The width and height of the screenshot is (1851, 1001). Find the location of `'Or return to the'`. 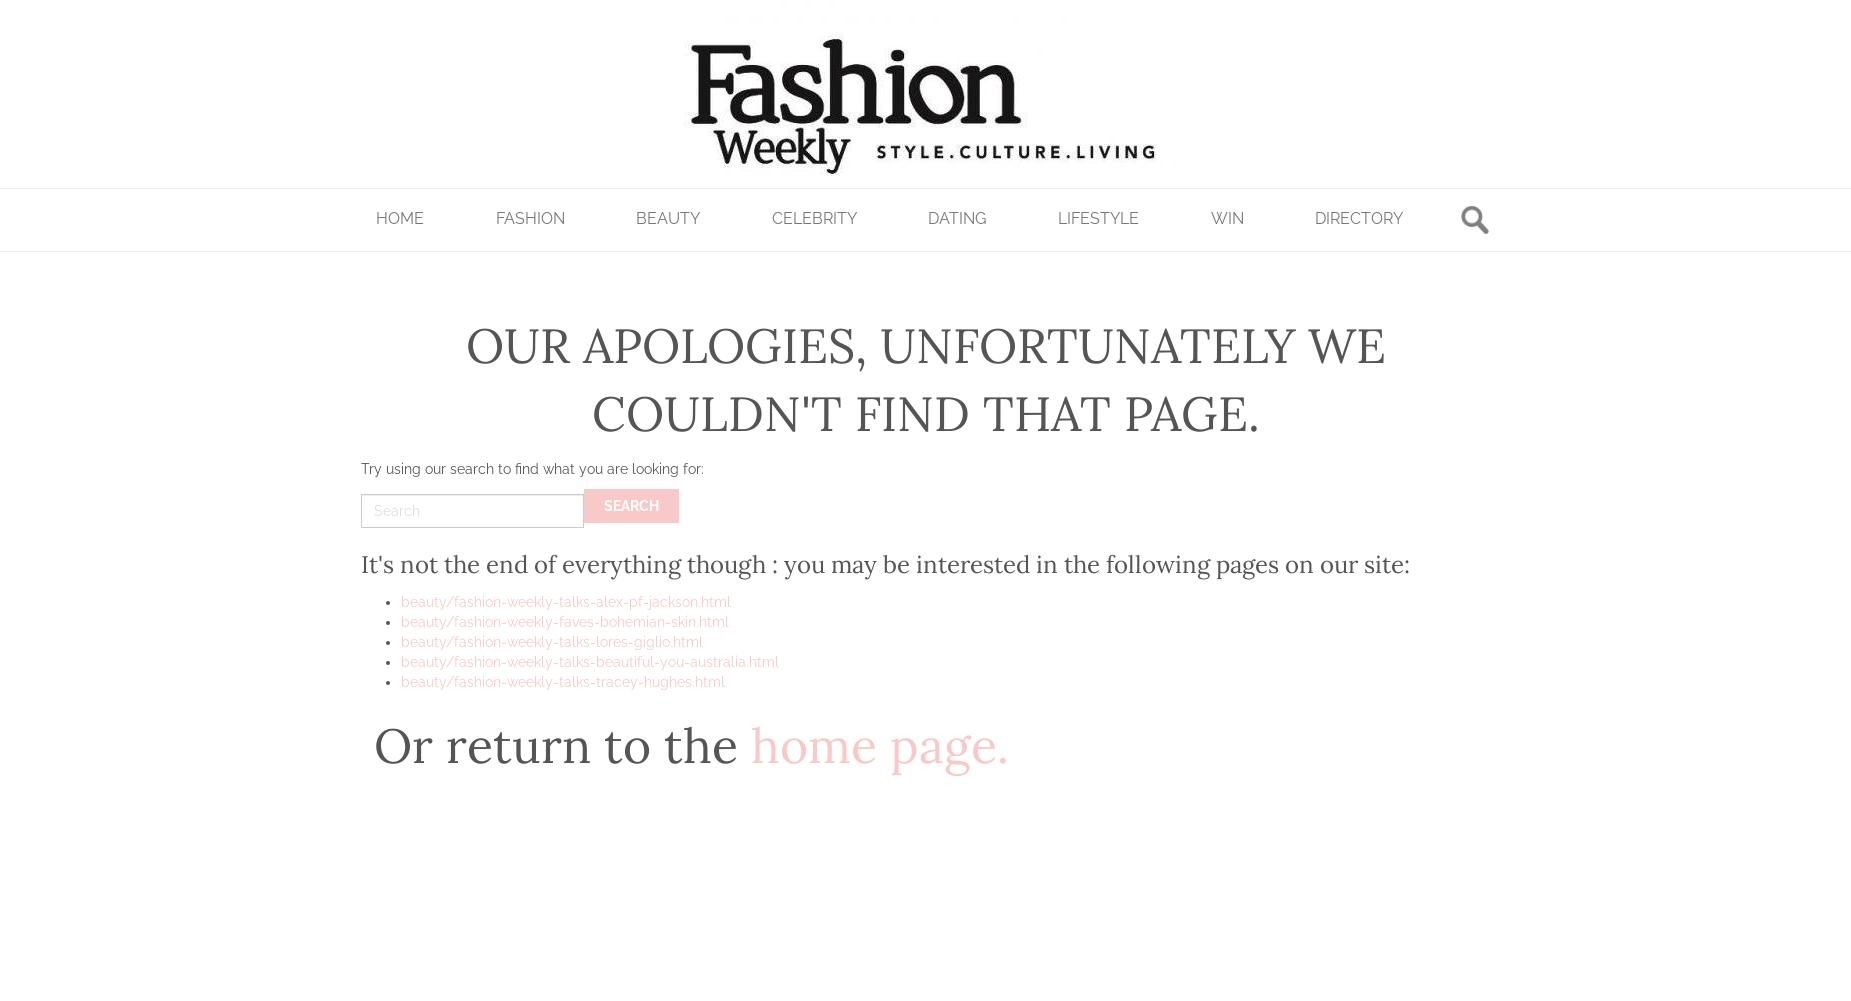

'Or return to the' is located at coordinates (554, 745).